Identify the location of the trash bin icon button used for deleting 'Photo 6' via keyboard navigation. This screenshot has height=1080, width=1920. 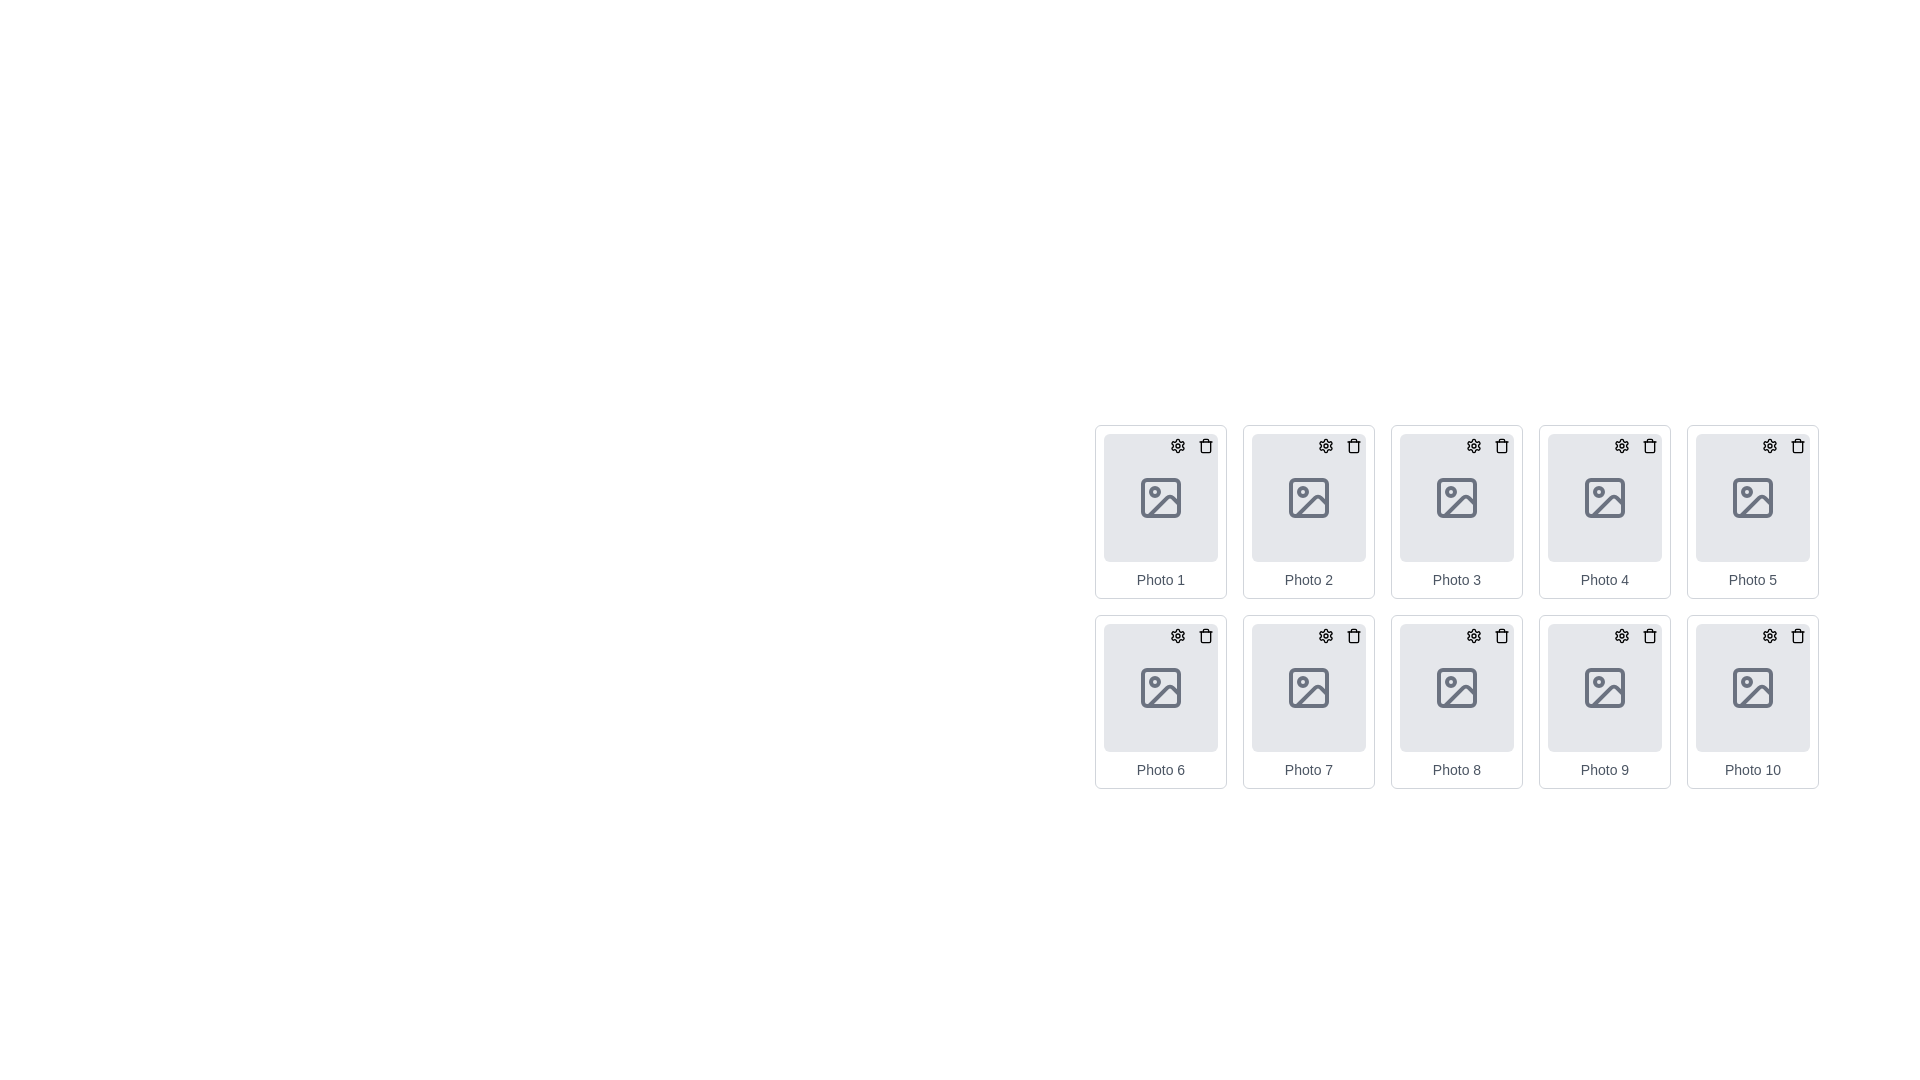
(1204, 636).